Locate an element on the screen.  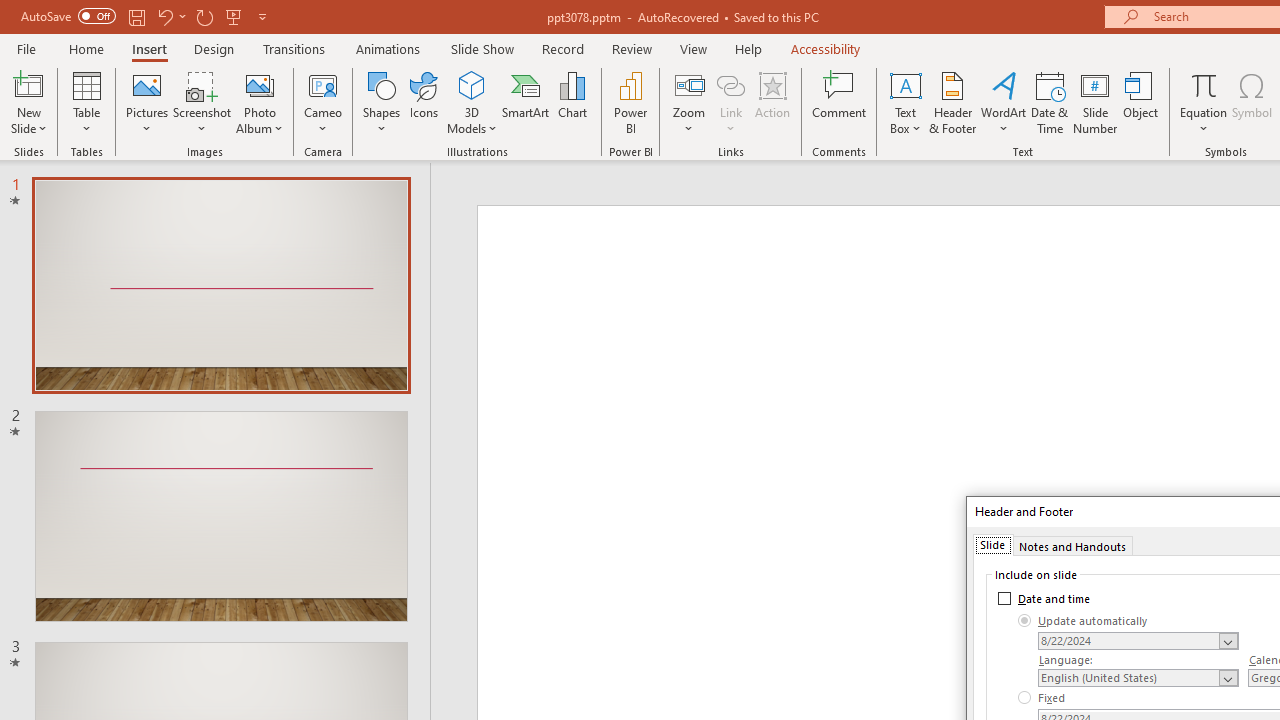
'Comment' is located at coordinates (839, 103).